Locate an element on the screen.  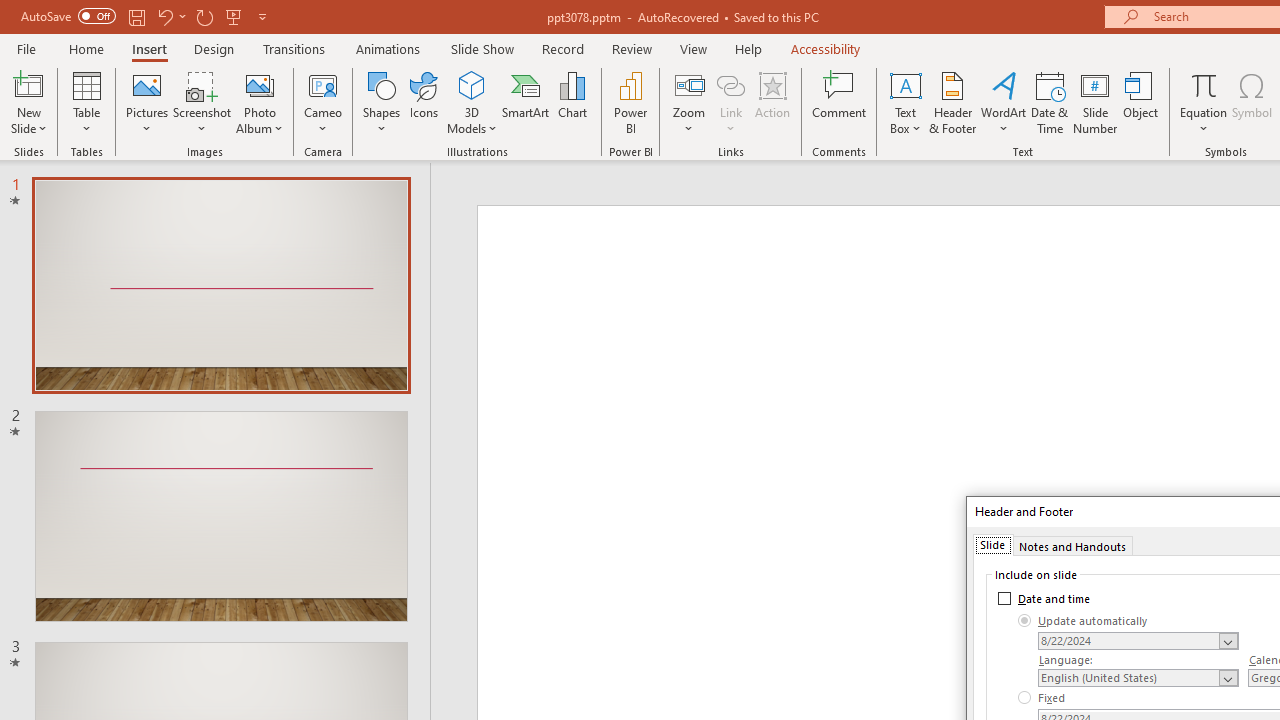
'Comment' is located at coordinates (839, 103).